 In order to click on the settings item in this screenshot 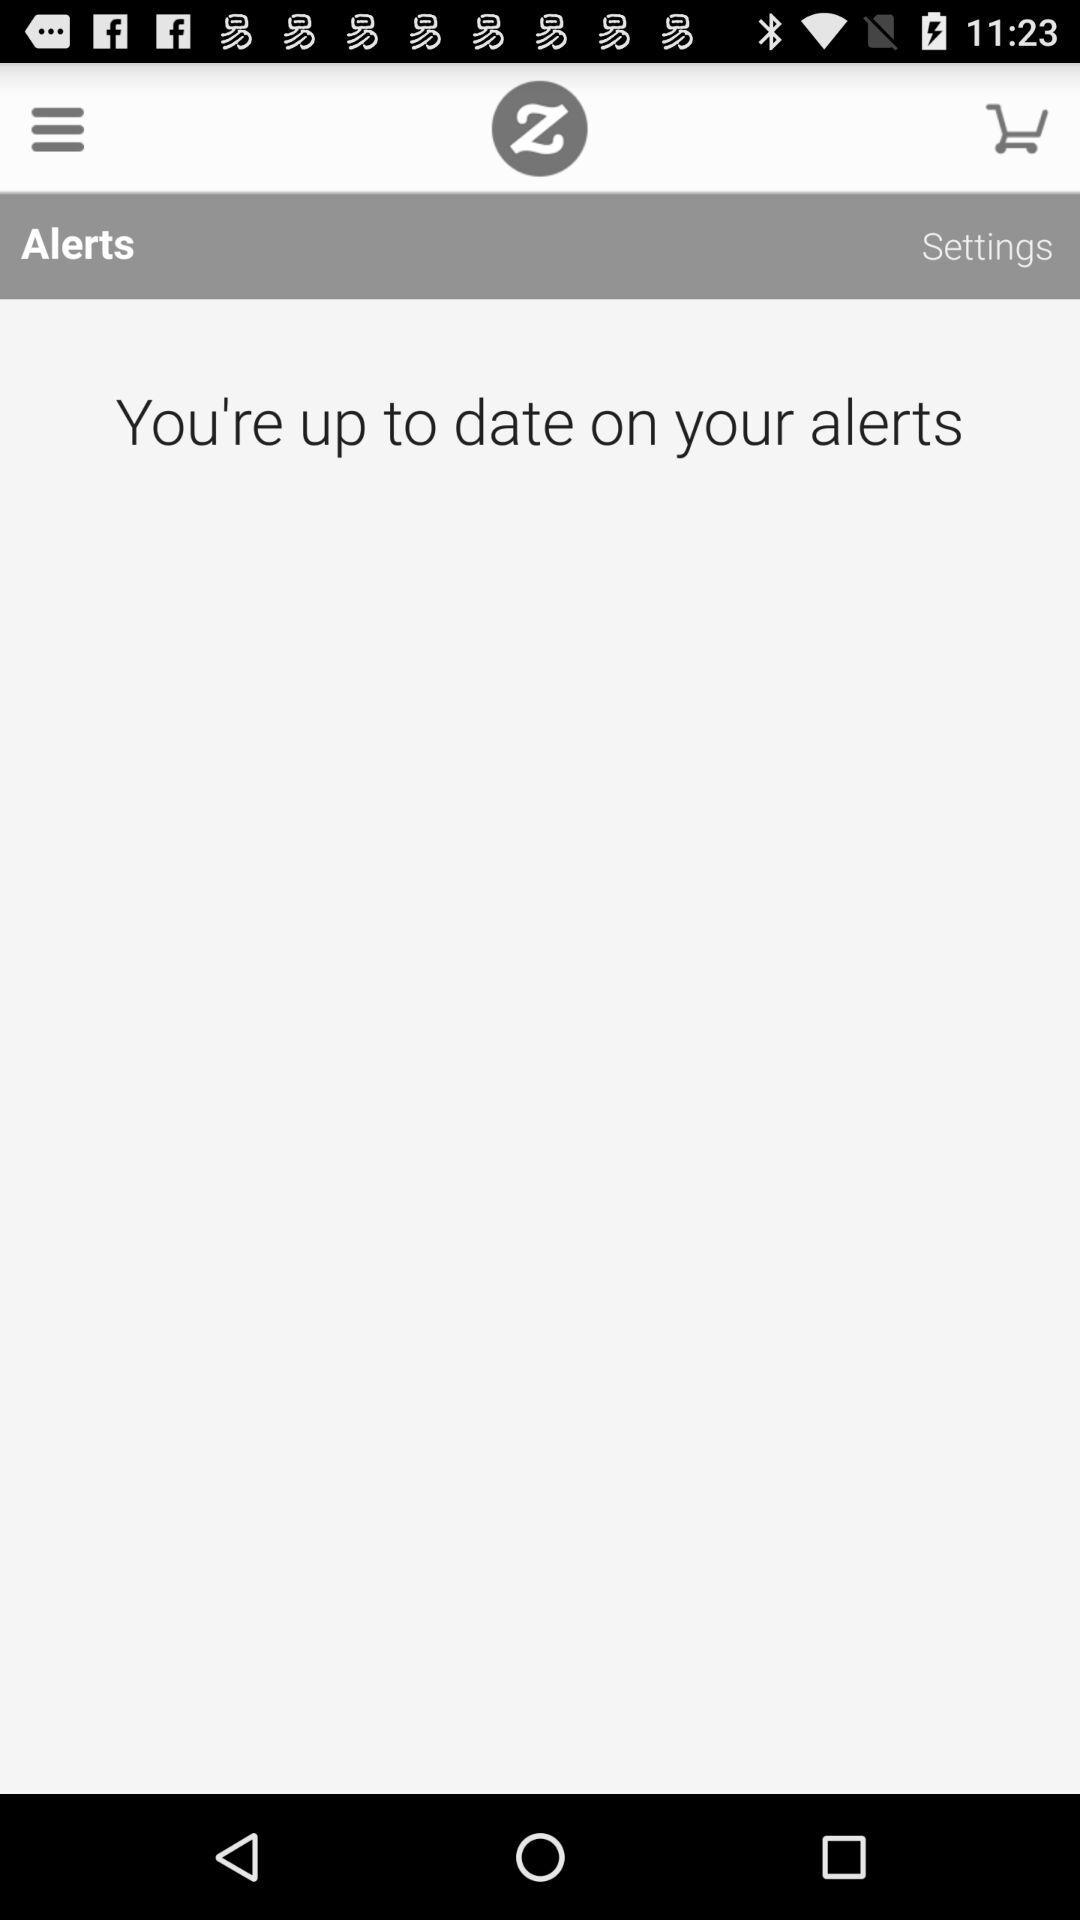, I will do `click(986, 248)`.